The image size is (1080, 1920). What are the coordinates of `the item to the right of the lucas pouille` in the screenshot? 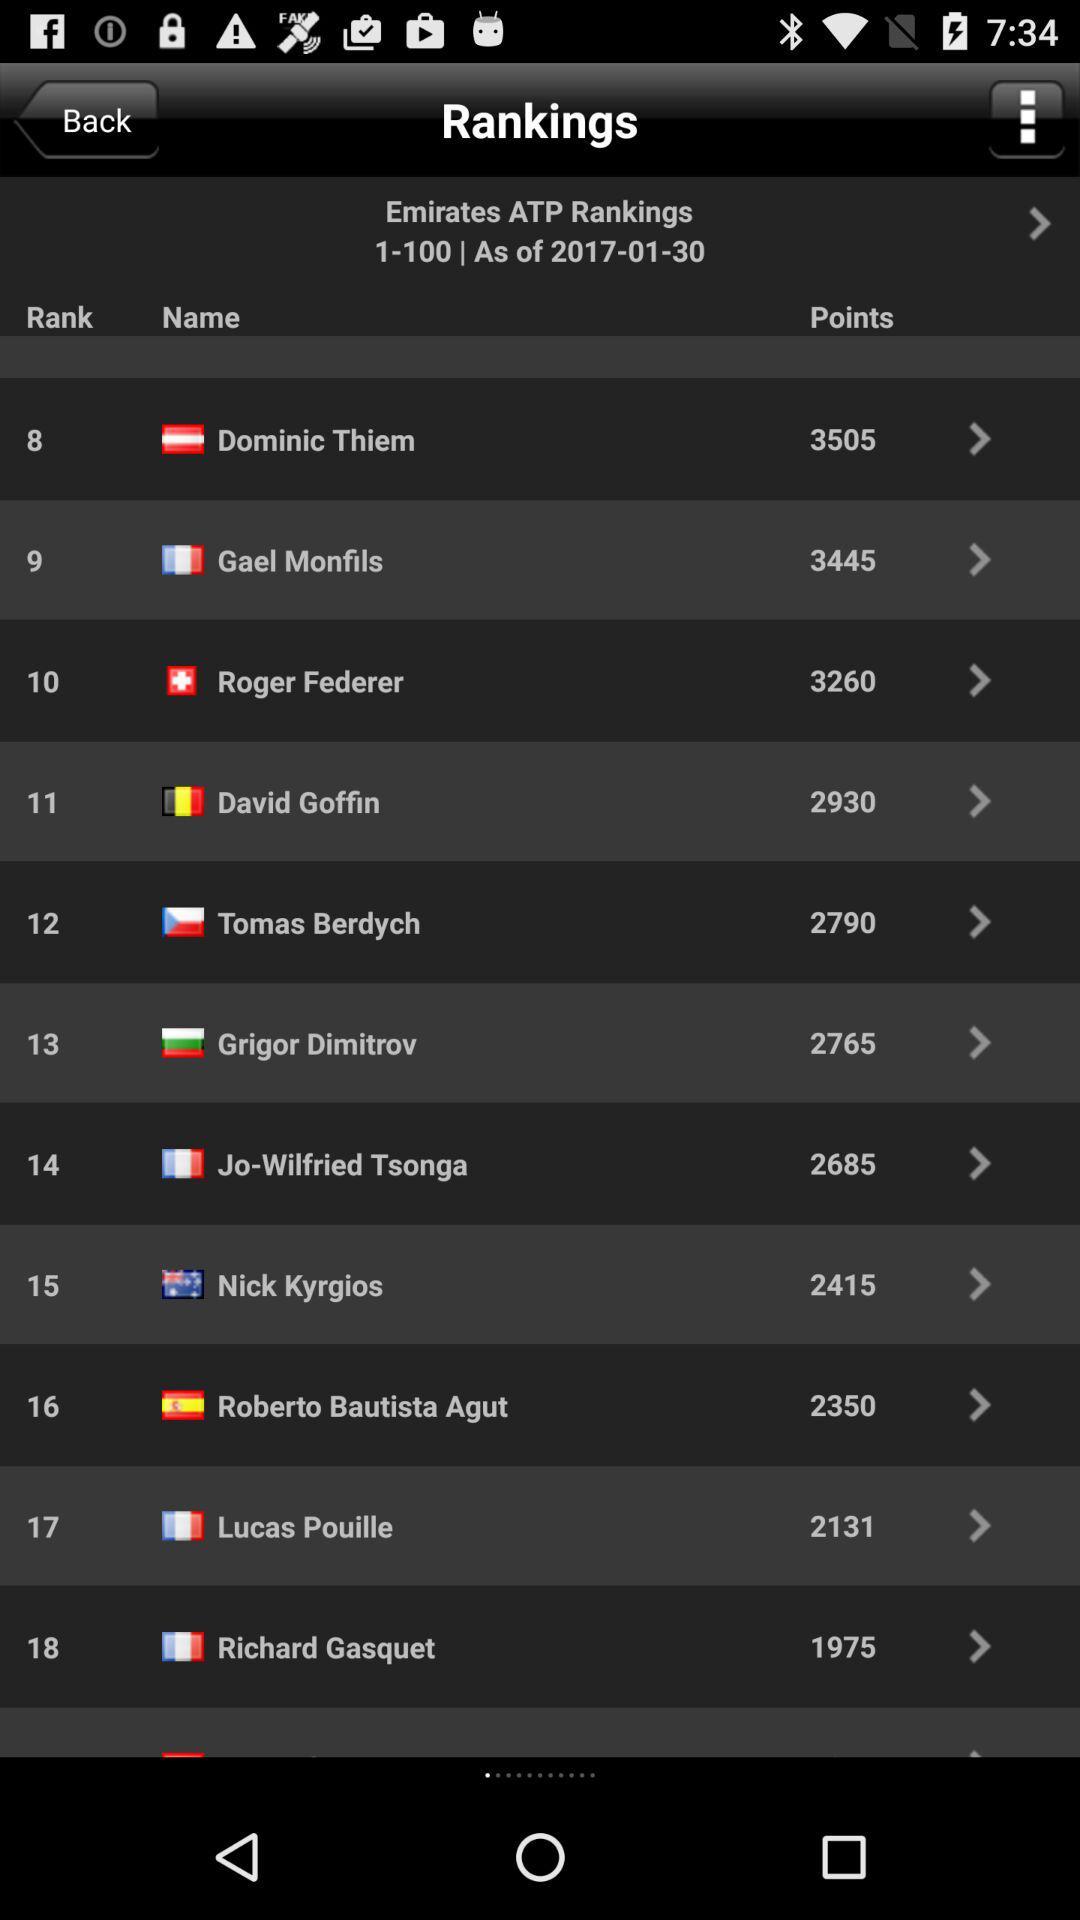 It's located at (914, 1524).